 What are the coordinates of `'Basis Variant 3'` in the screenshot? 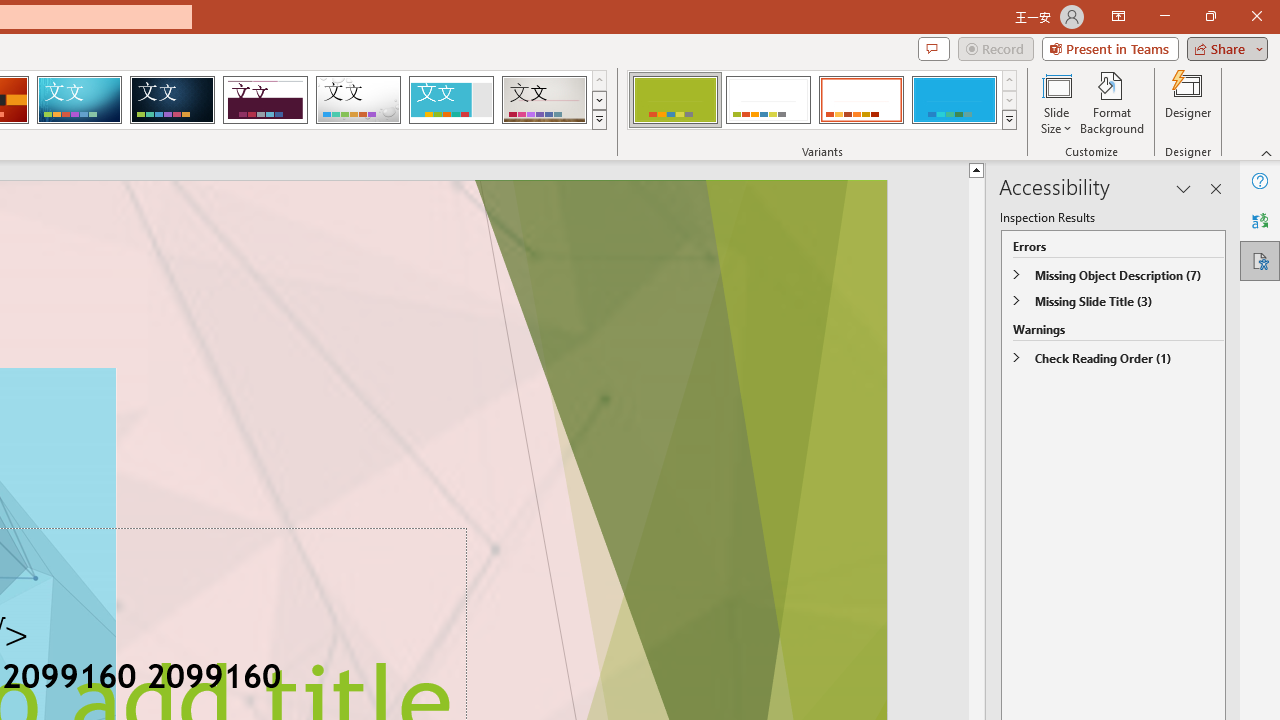 It's located at (861, 100).